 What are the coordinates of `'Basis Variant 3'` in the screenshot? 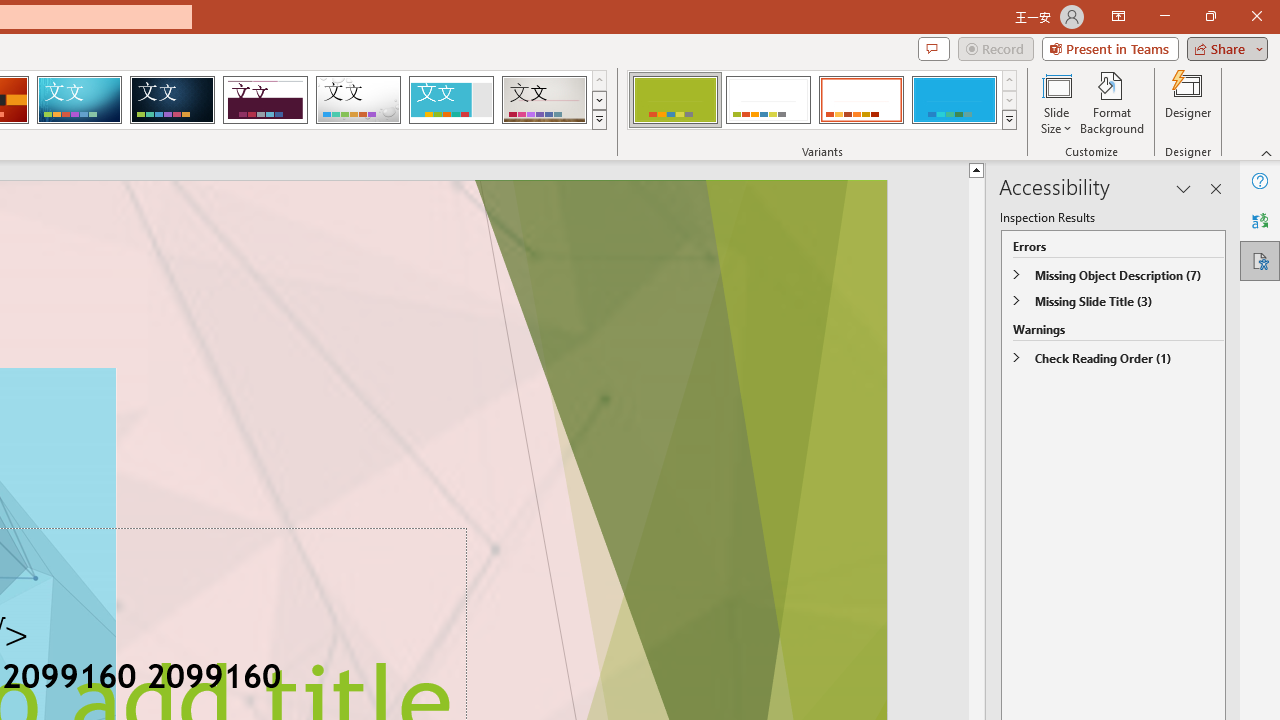 It's located at (861, 100).